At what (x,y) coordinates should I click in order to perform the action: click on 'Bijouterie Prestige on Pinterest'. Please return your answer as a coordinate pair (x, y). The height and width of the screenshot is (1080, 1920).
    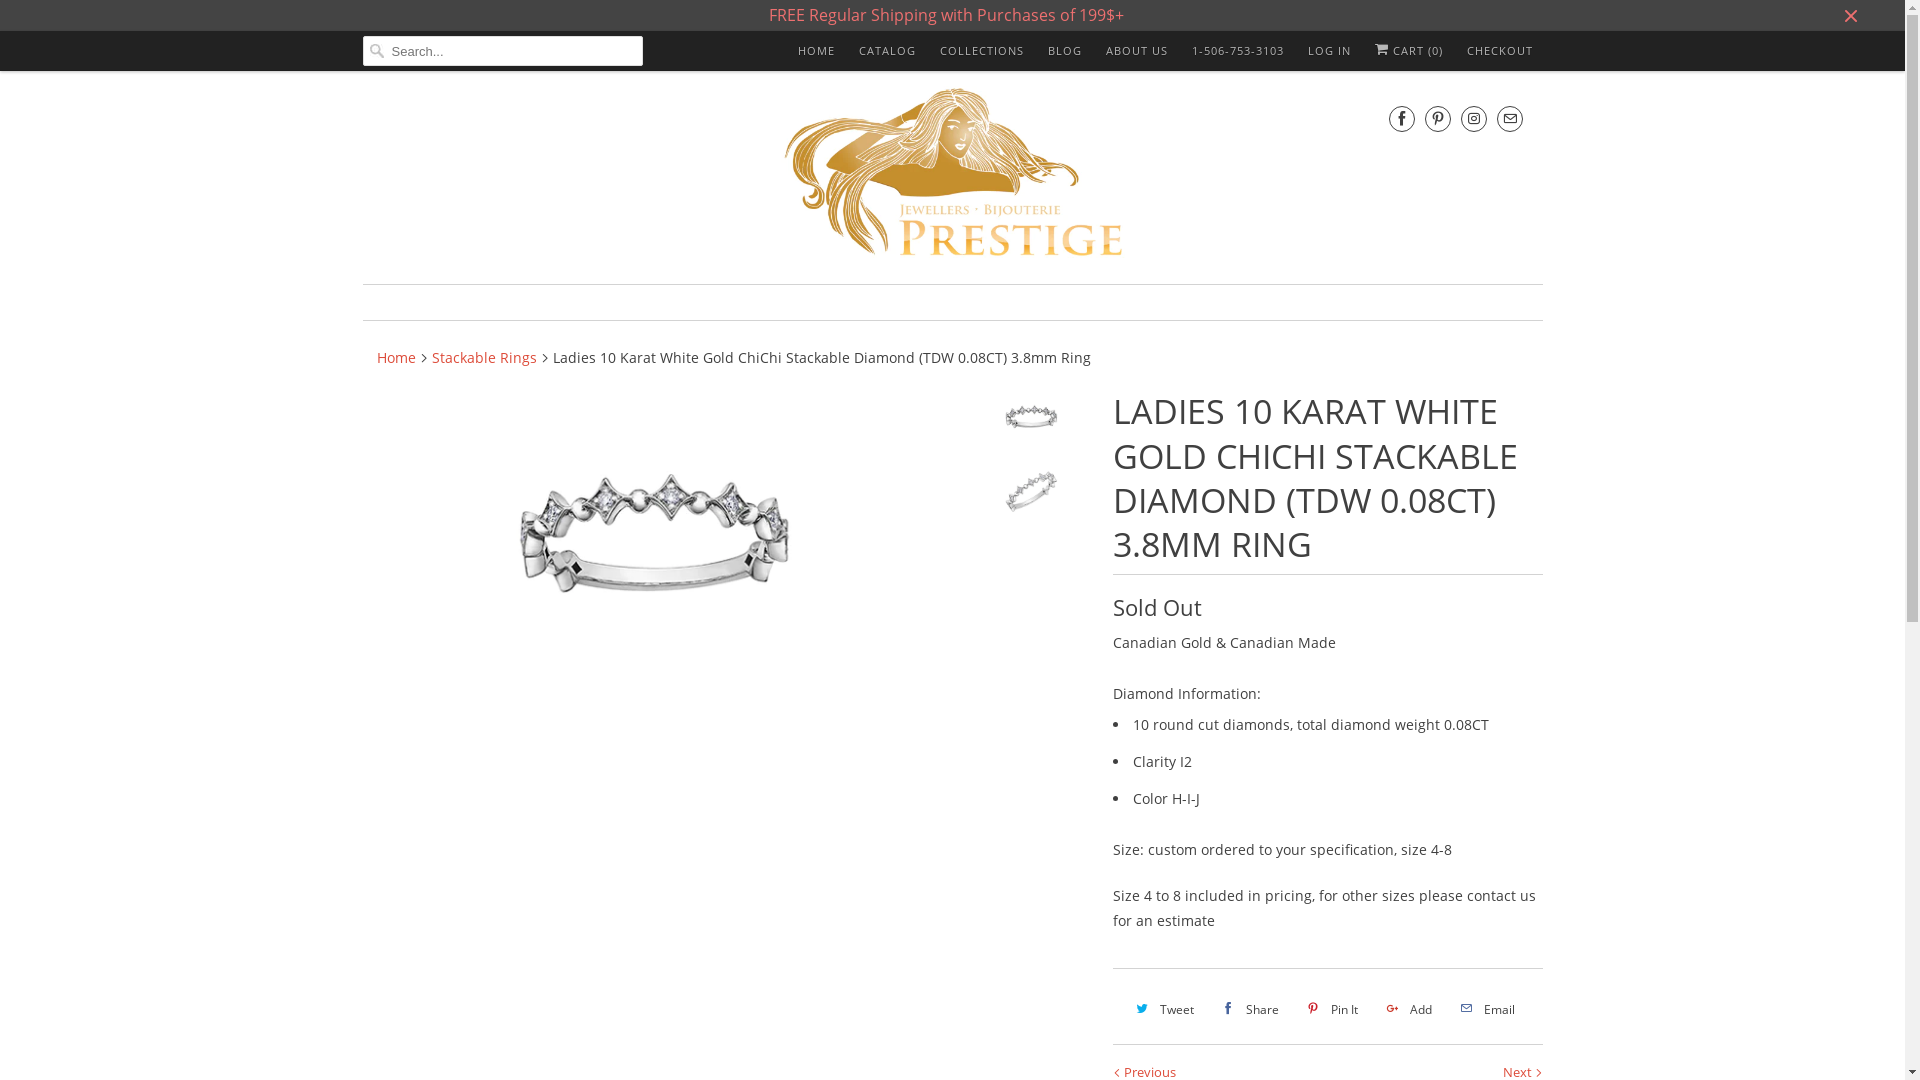
    Looking at the image, I should click on (1435, 118).